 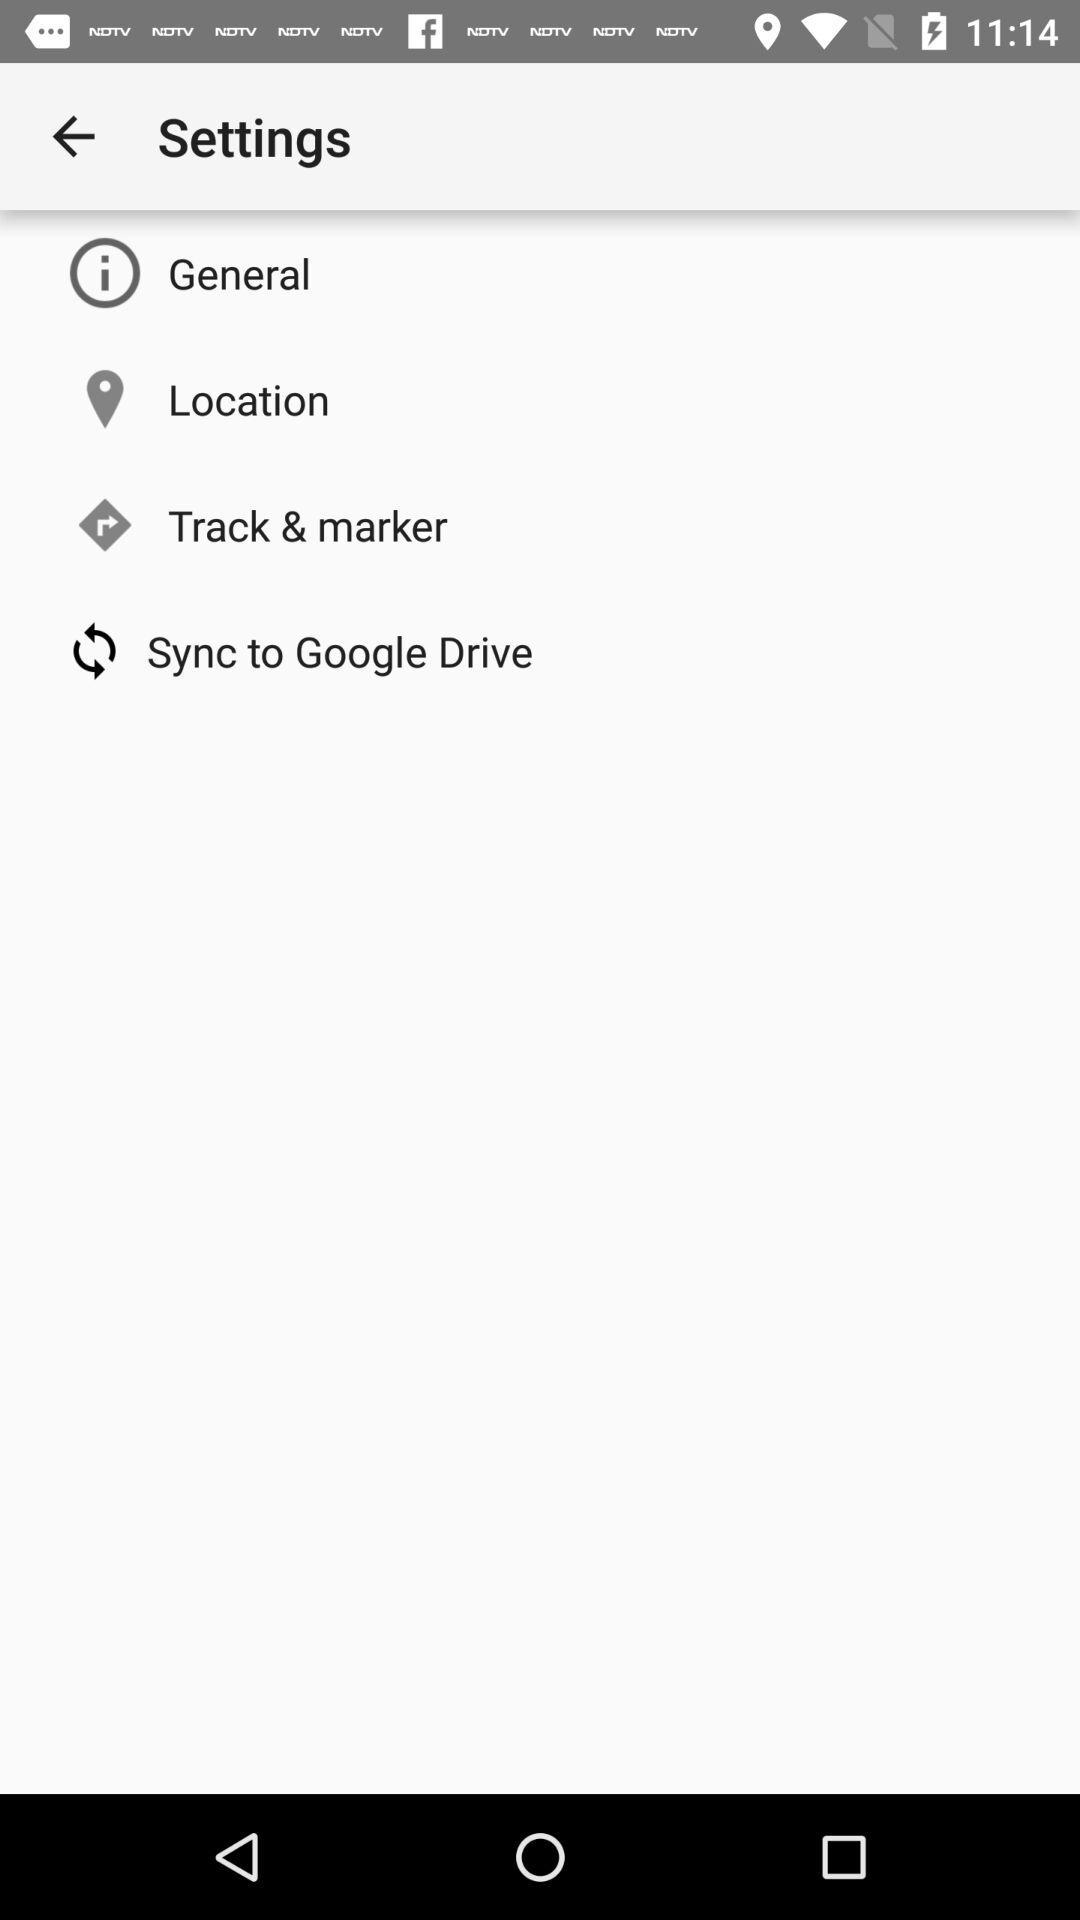 What do you see at coordinates (248, 398) in the screenshot?
I see `icon below the general icon` at bounding box center [248, 398].